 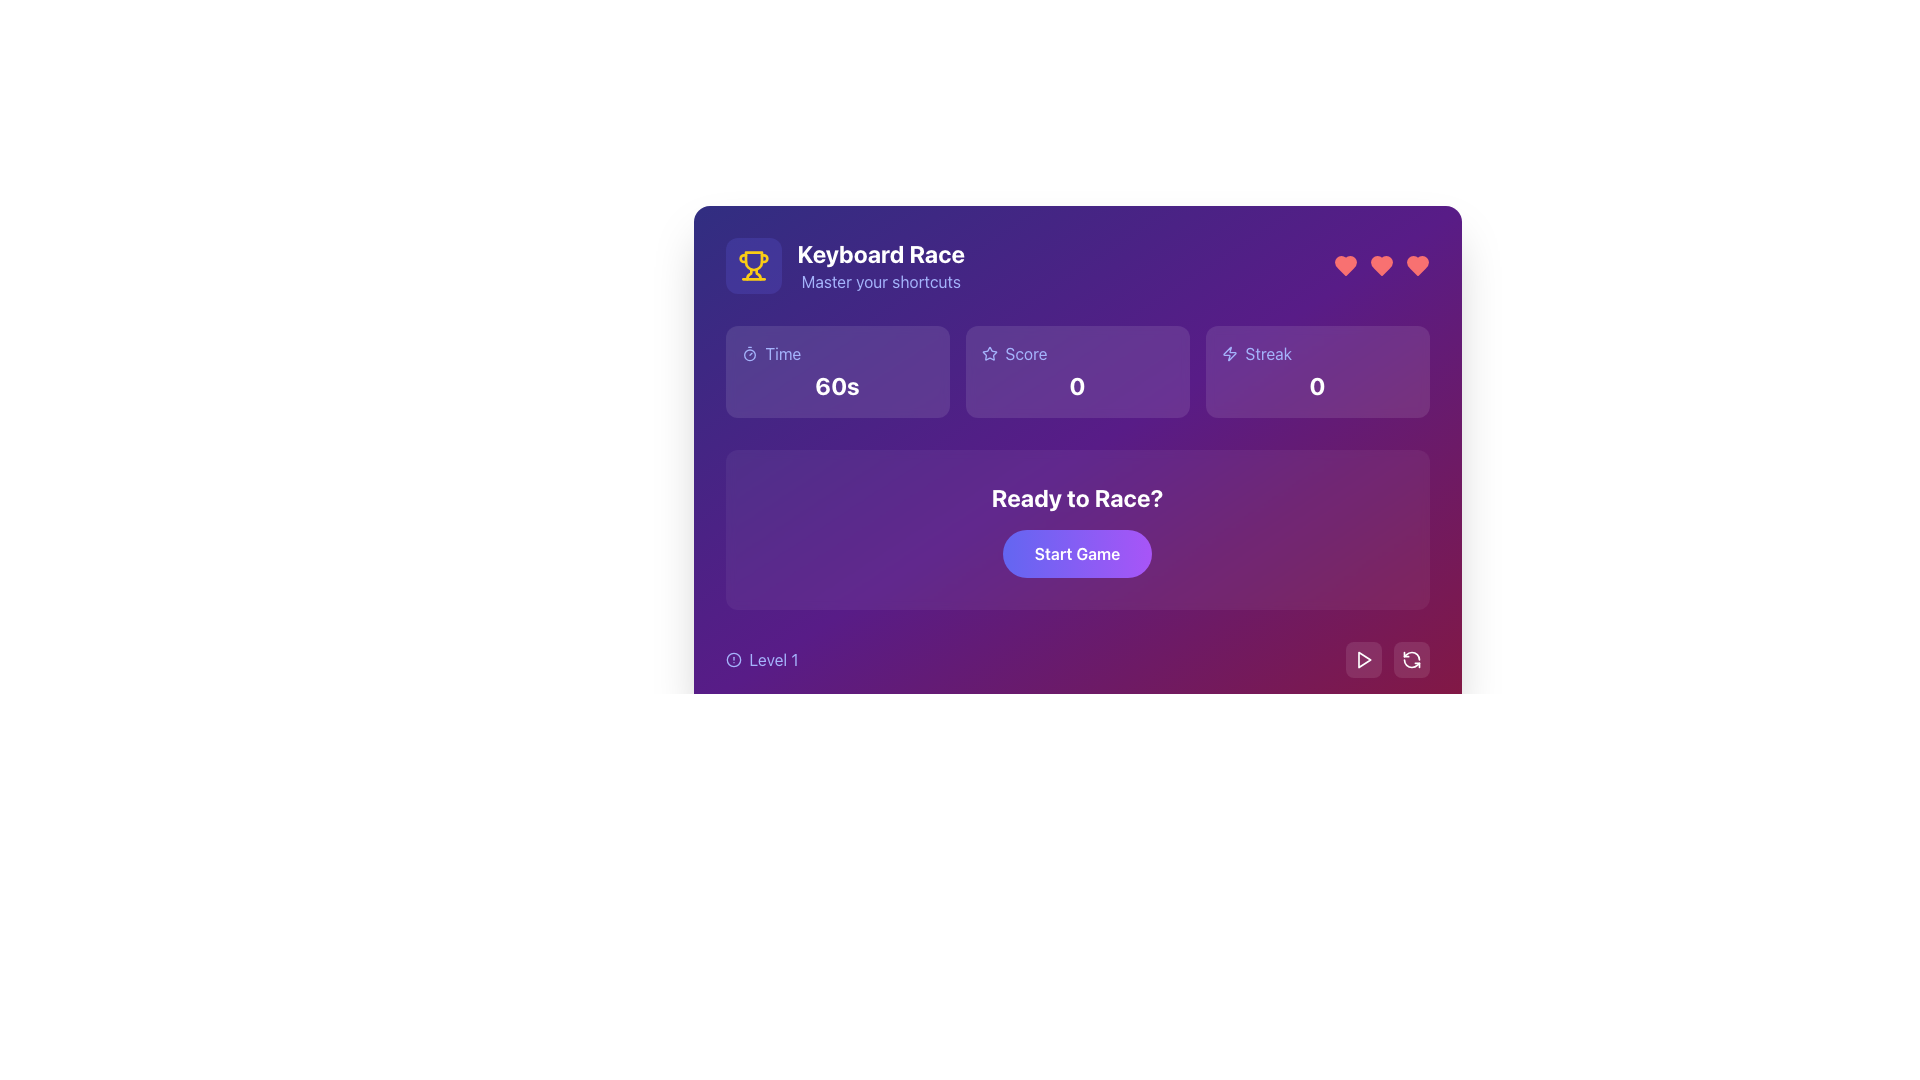 I want to click on the header element located in the top-left corner of the interface, which contains both an image and textual components indicating the purpose of the page, so click(x=845, y=265).